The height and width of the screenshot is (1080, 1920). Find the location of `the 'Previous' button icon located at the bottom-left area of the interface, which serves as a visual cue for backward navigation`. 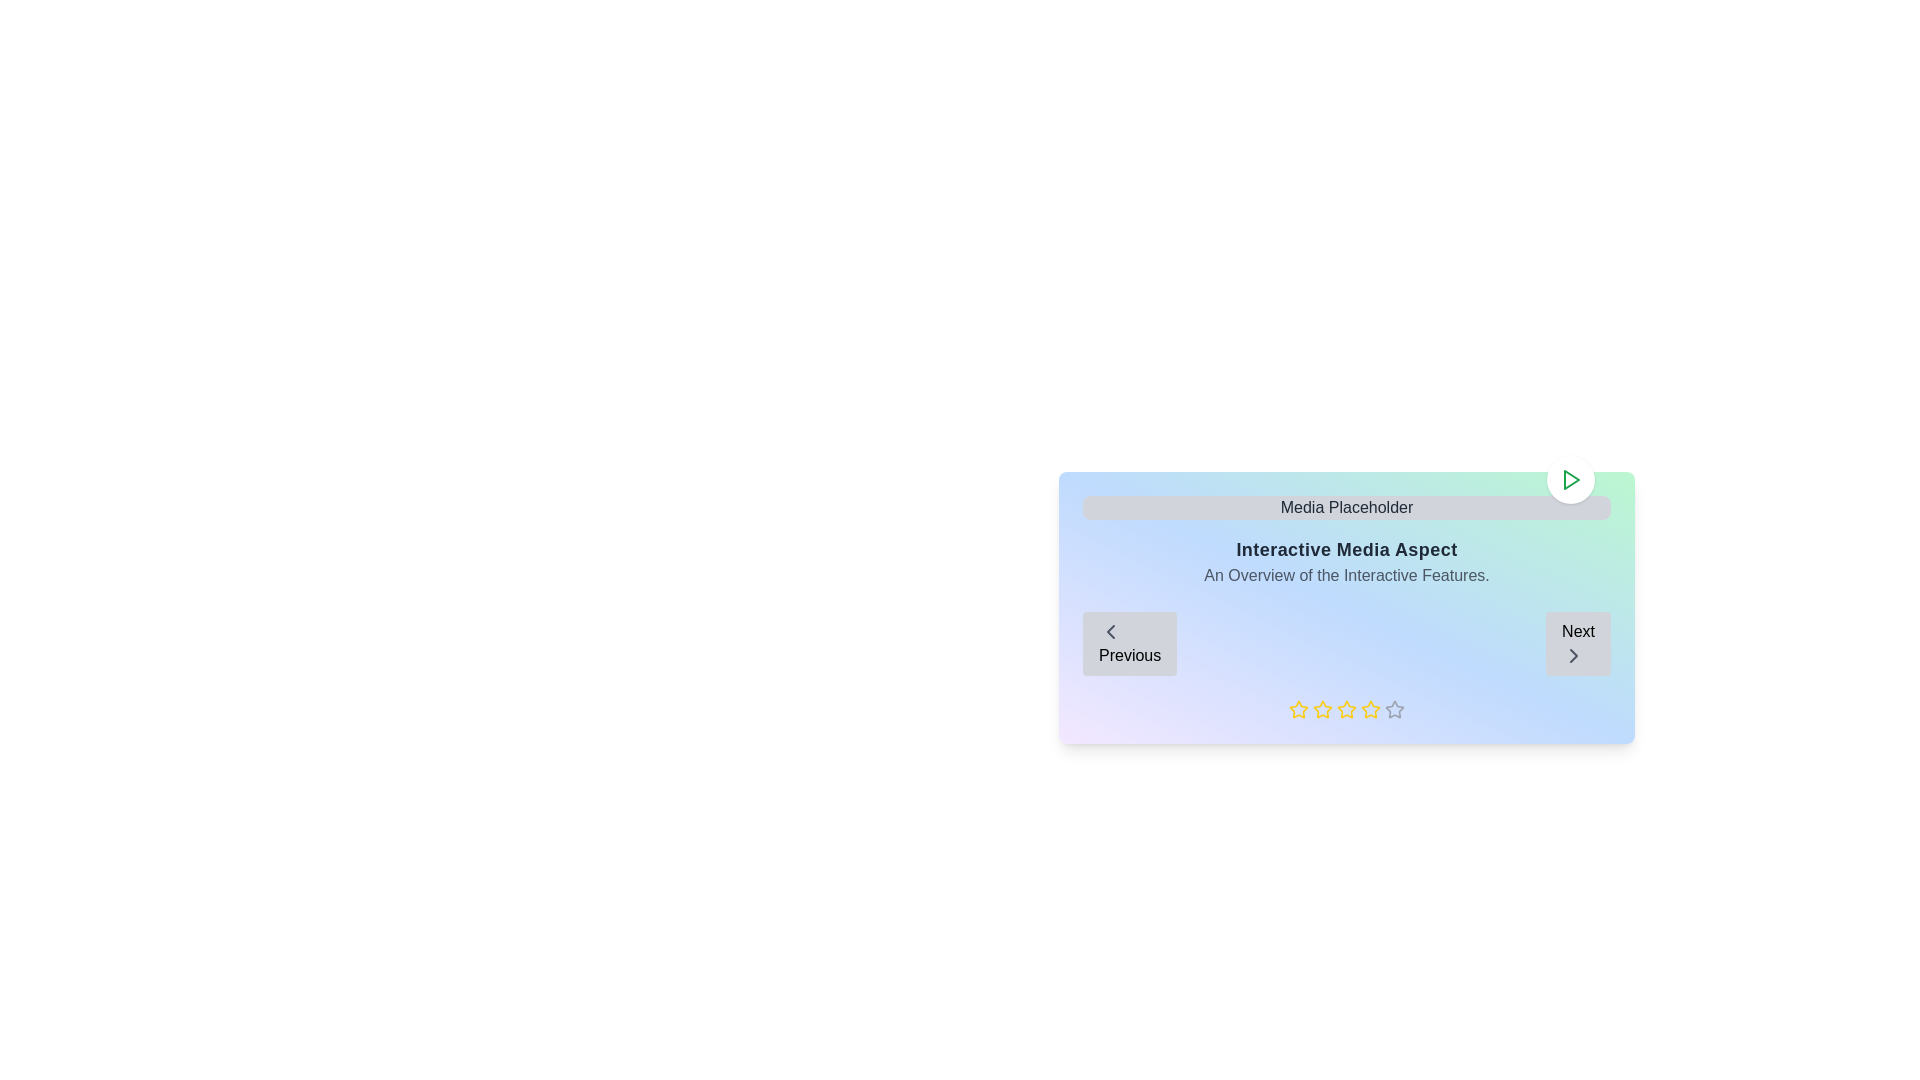

the 'Previous' button icon located at the bottom-left area of the interface, which serves as a visual cue for backward navigation is located at coordinates (1109, 632).